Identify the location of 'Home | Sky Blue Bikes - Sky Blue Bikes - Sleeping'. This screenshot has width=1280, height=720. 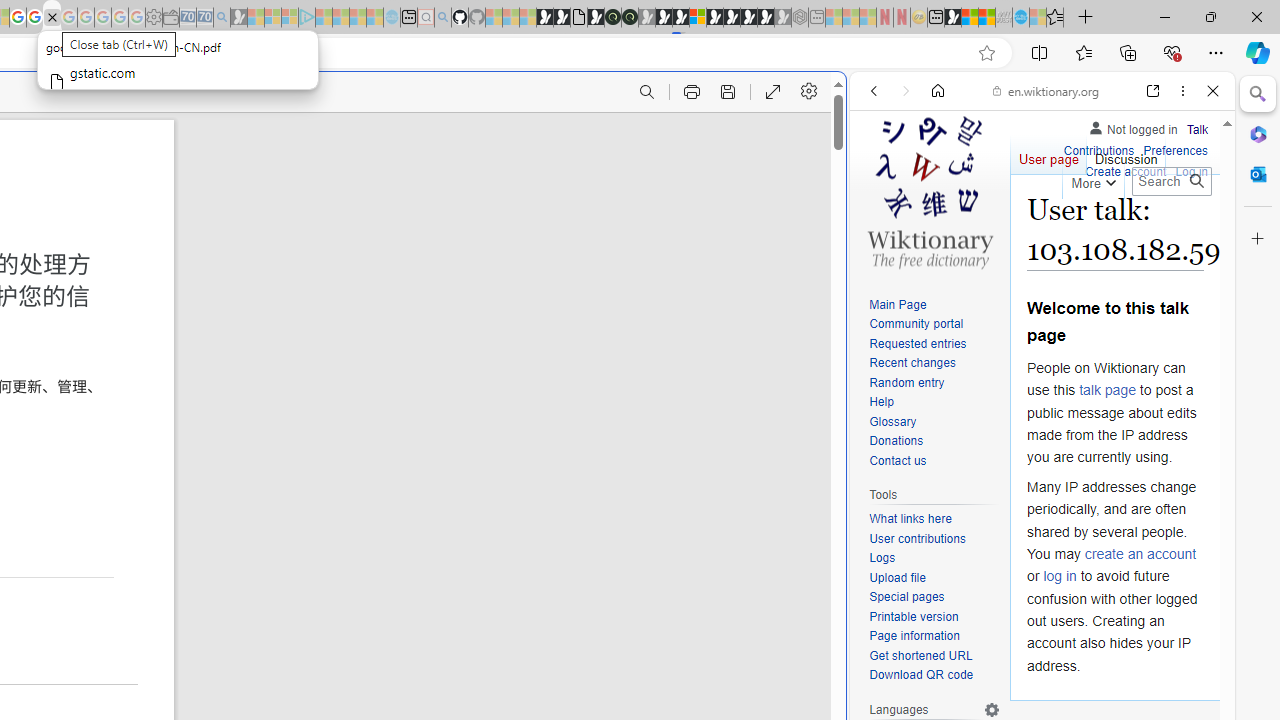
(392, 17).